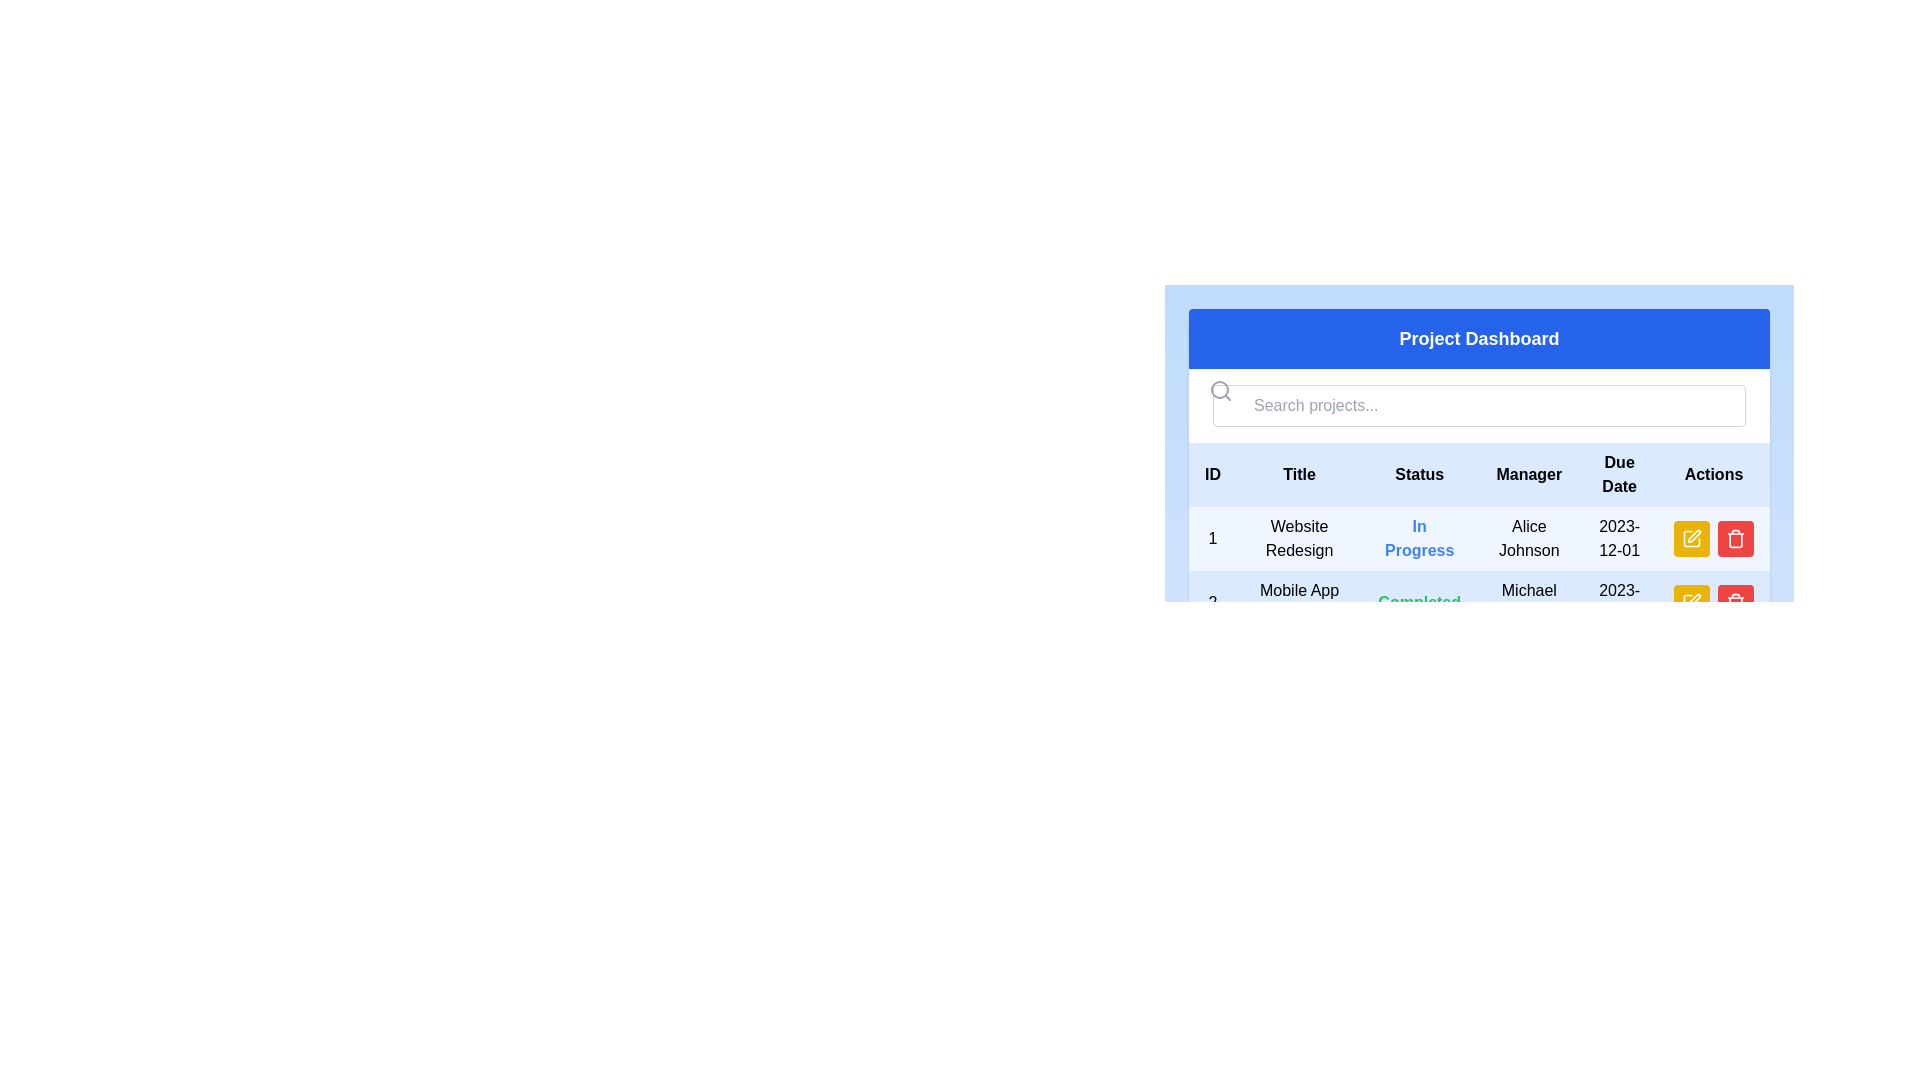  What do you see at coordinates (1528, 601) in the screenshot?
I see `the Text label indicating the manager's name located in the second row of the table under the 'Manager' column, which appears after the 'Completed' status text` at bounding box center [1528, 601].